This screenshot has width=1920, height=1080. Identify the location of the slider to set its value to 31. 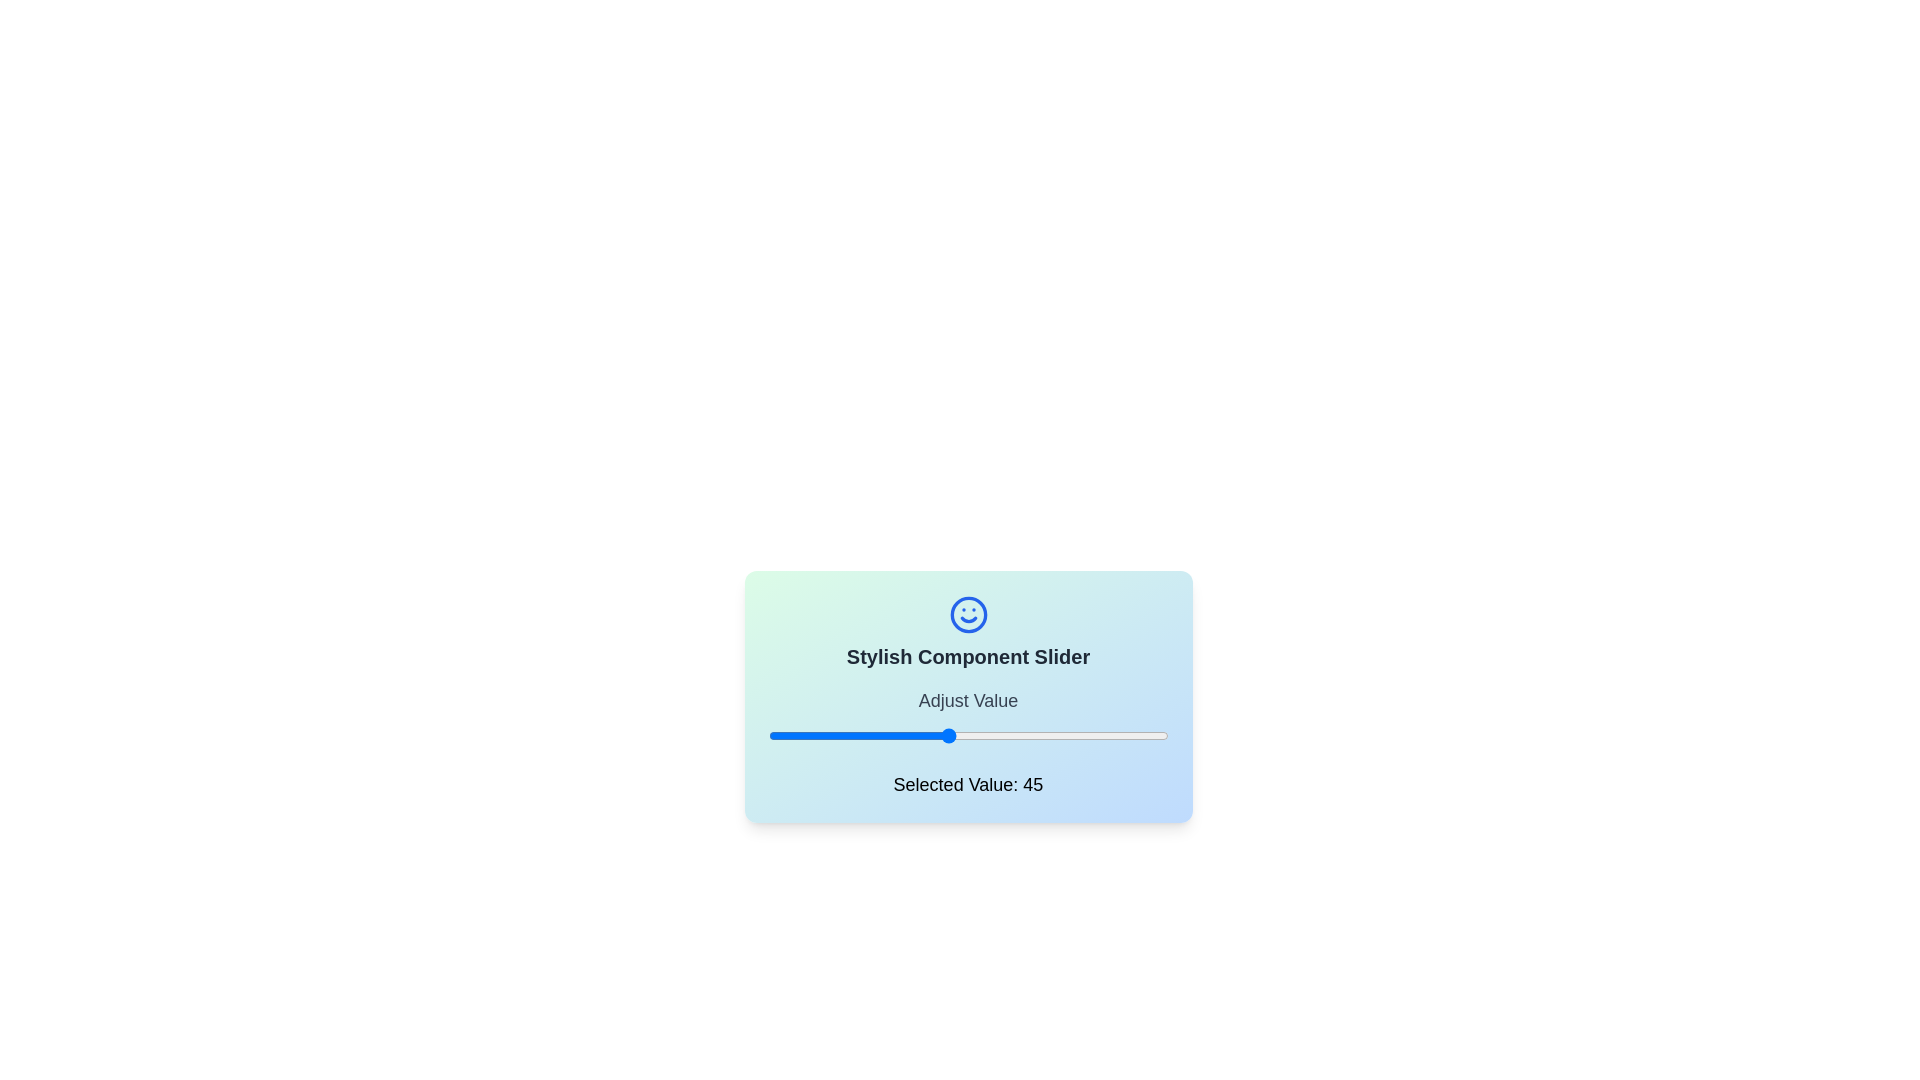
(891, 736).